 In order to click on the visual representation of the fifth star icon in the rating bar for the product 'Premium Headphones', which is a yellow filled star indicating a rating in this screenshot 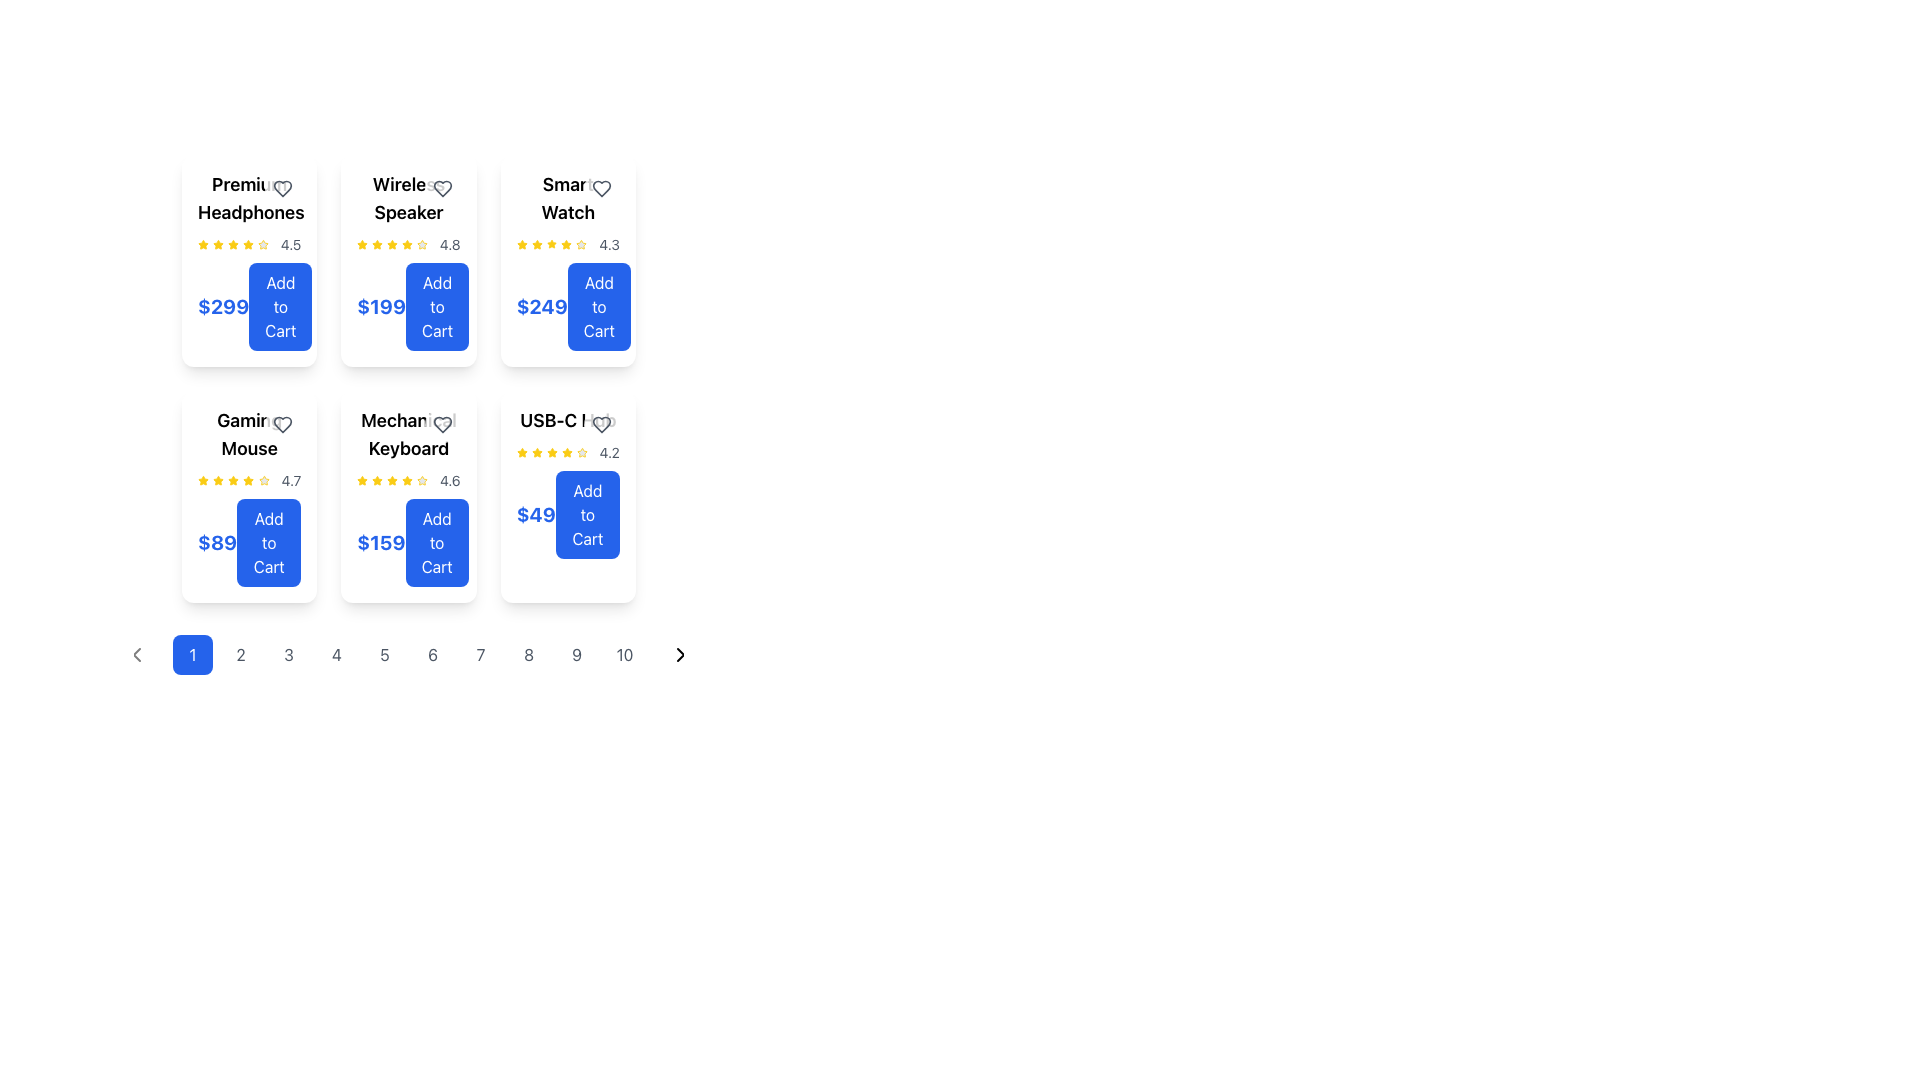, I will do `click(247, 244)`.